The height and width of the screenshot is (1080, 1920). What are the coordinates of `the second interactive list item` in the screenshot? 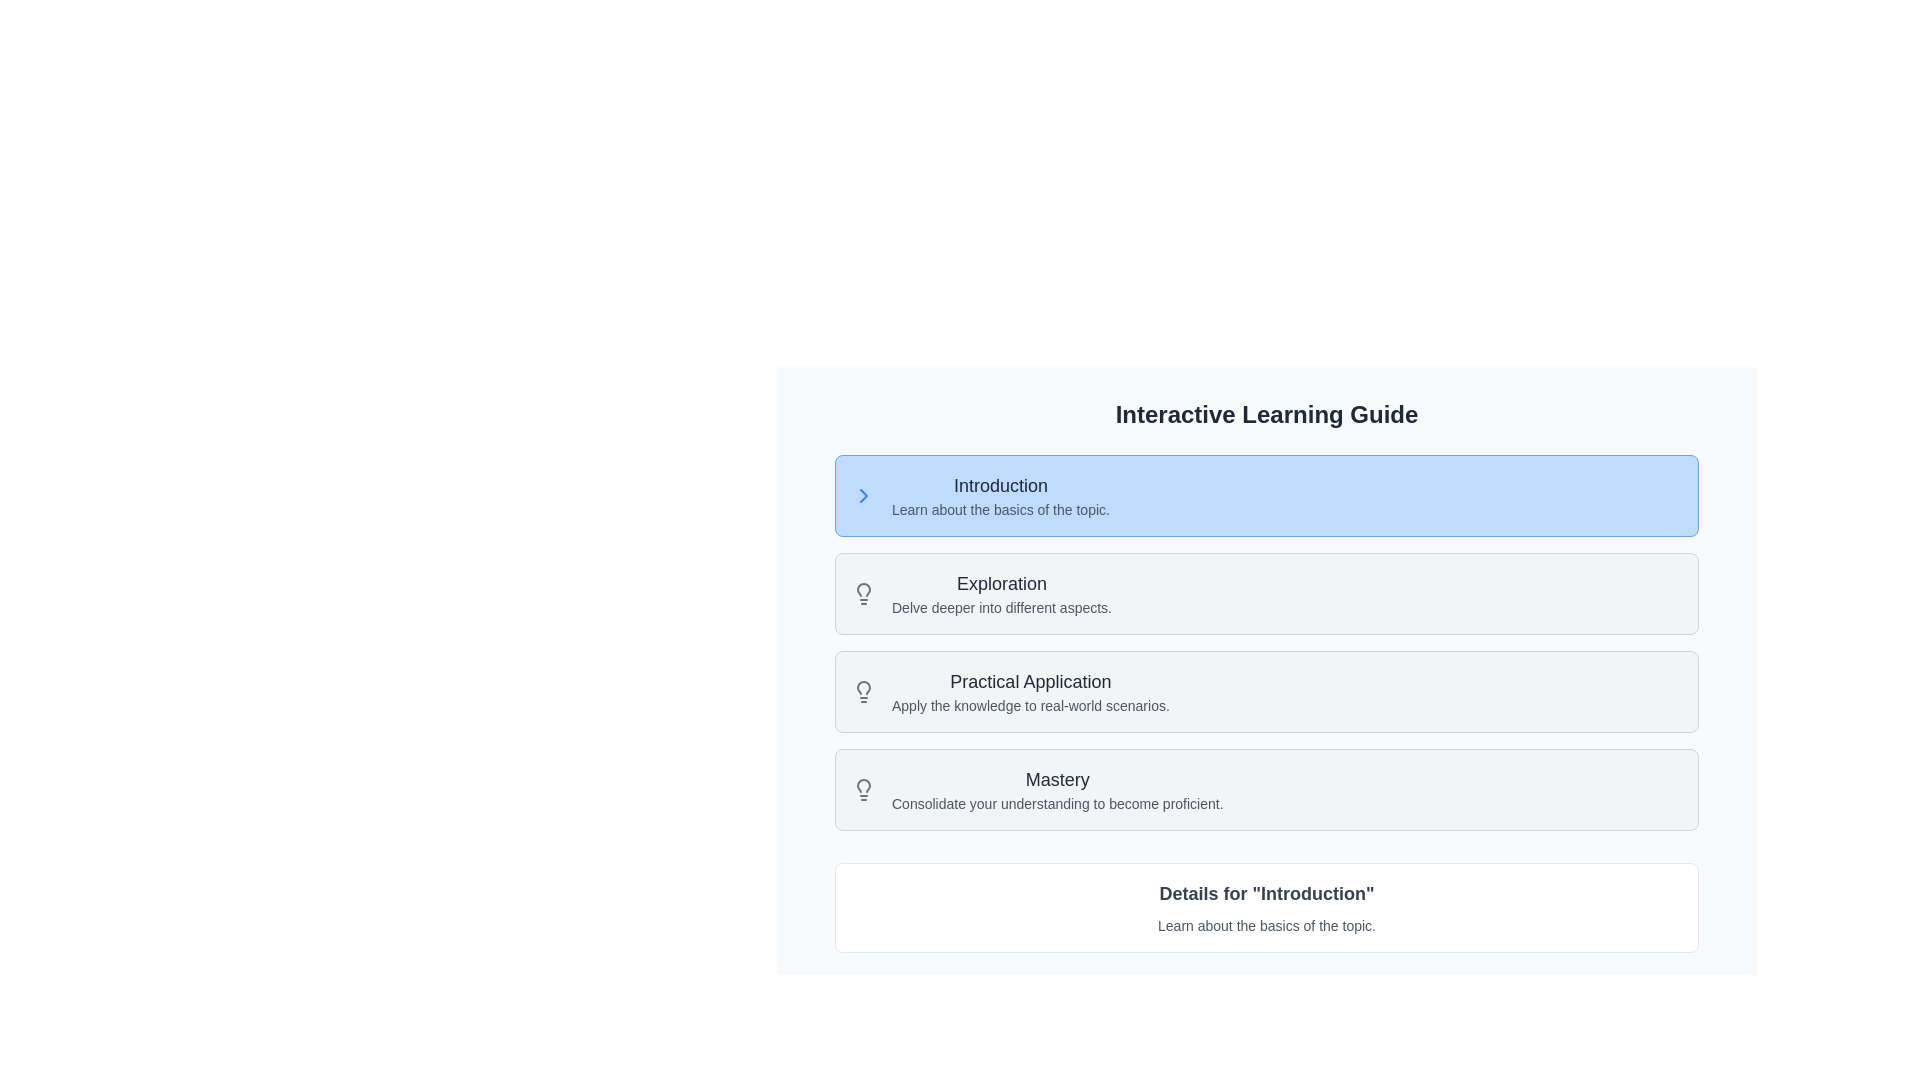 It's located at (1266, 643).